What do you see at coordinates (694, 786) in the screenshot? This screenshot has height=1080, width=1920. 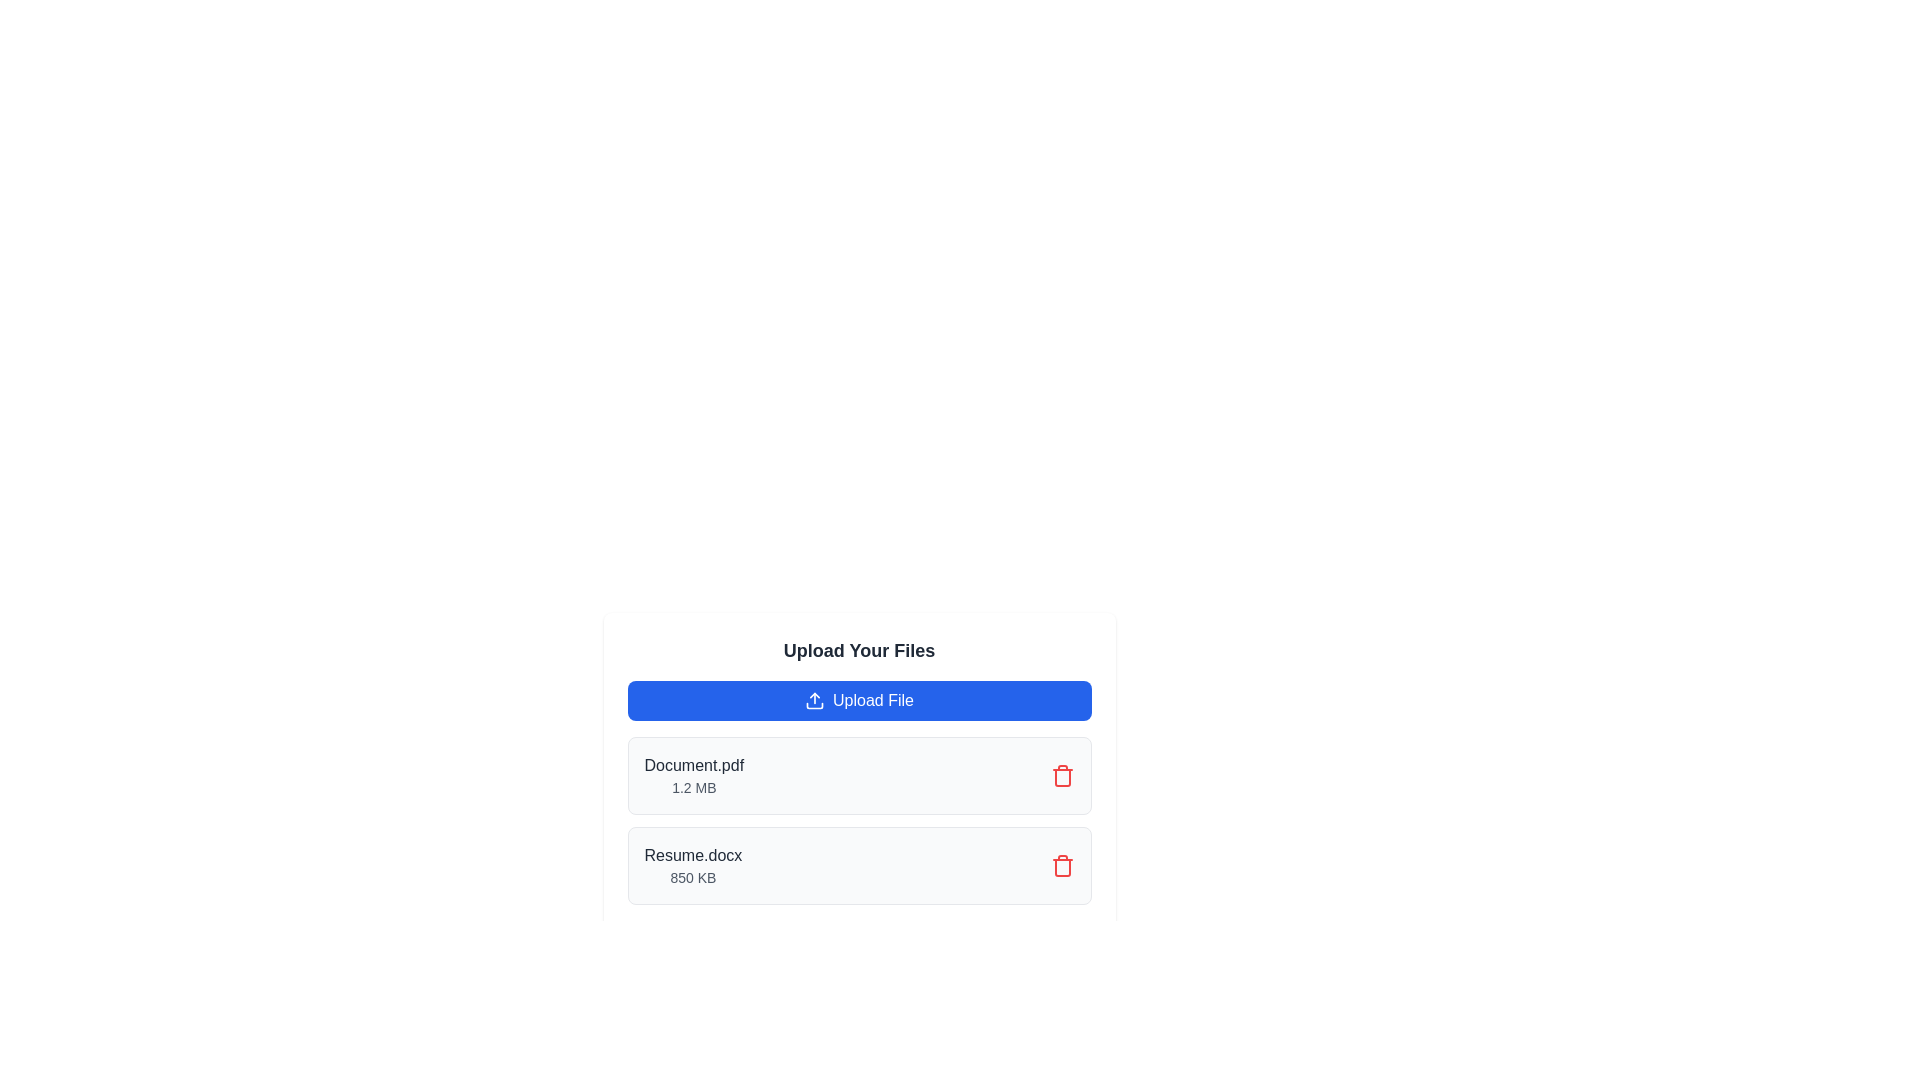 I see `the text label displaying '1.2 MB', which is located below the file name 'Document.pdf' in the document list` at bounding box center [694, 786].